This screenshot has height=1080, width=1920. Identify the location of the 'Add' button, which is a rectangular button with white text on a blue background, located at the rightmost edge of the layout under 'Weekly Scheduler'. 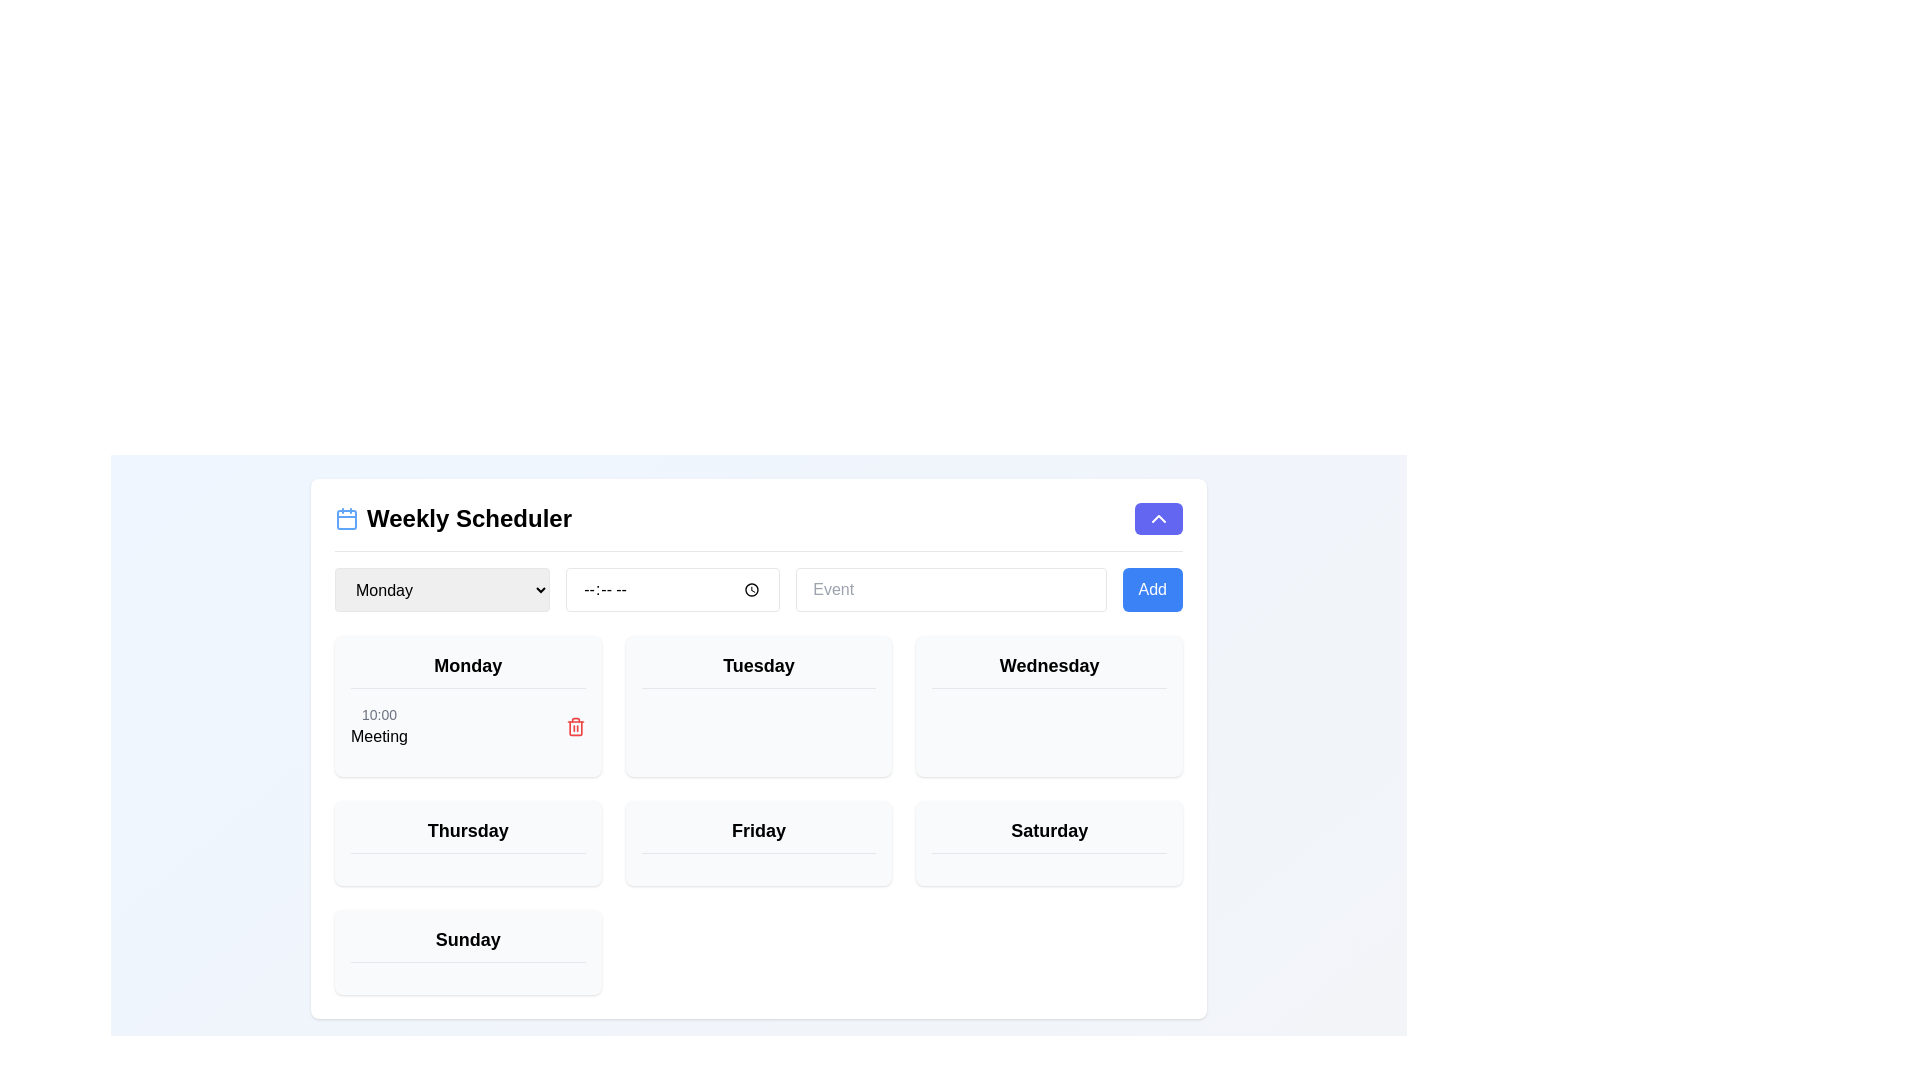
(1152, 589).